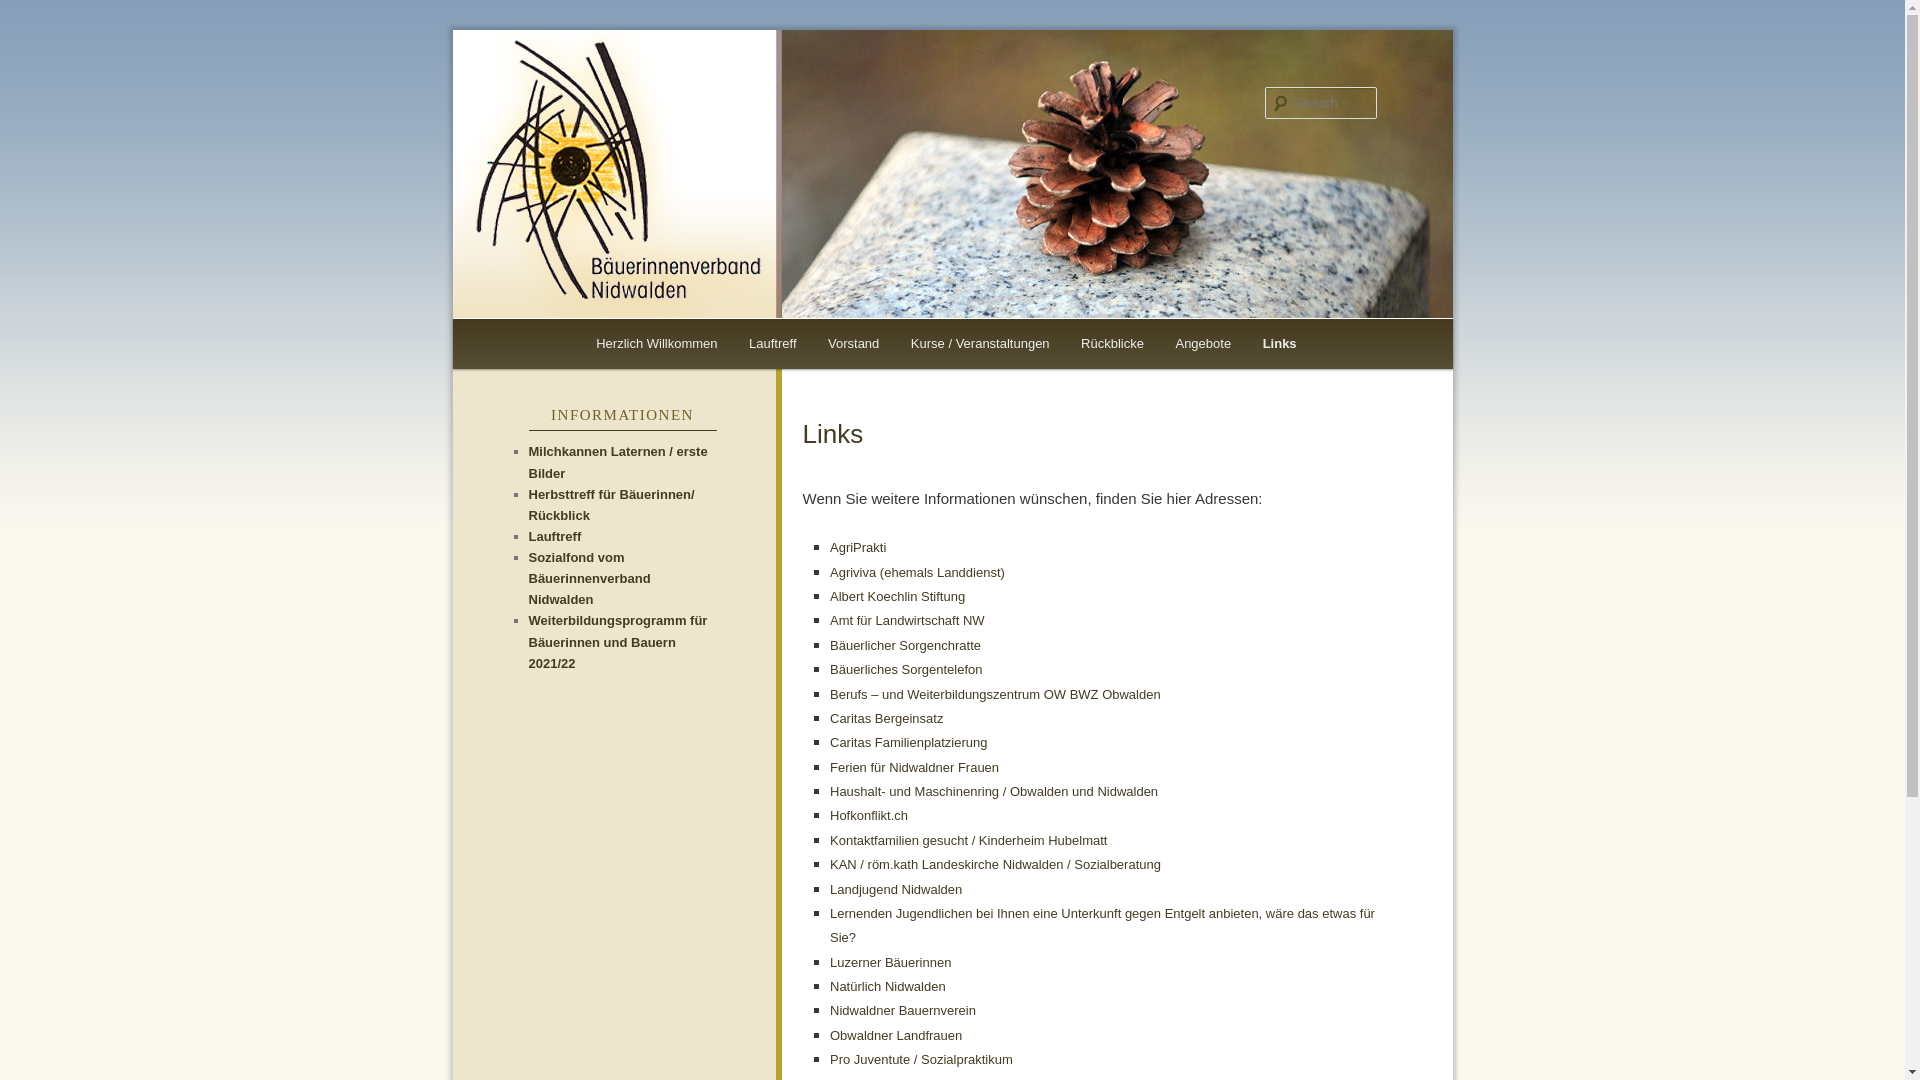  Describe the element at coordinates (771, 342) in the screenshot. I see `'Lauftreff'` at that location.